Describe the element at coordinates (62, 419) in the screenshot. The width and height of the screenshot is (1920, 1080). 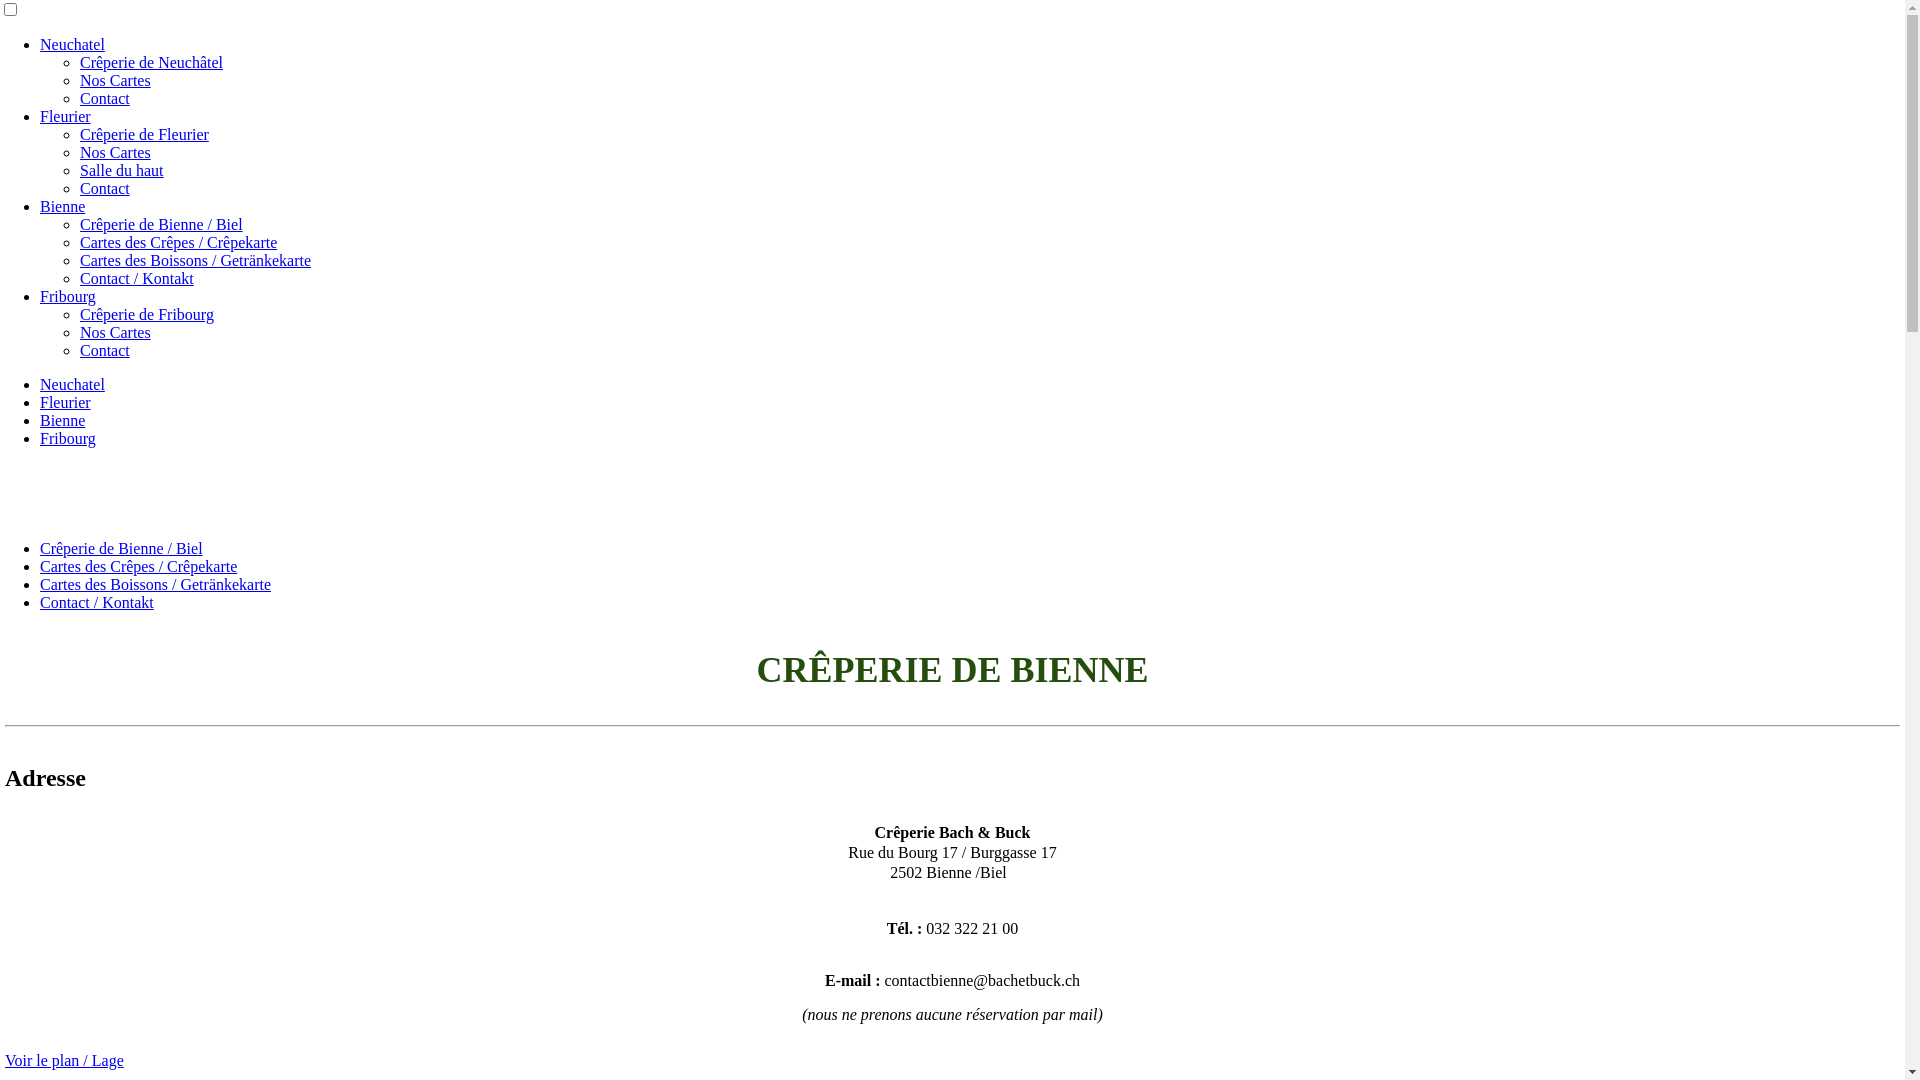
I see `'Bienne'` at that location.